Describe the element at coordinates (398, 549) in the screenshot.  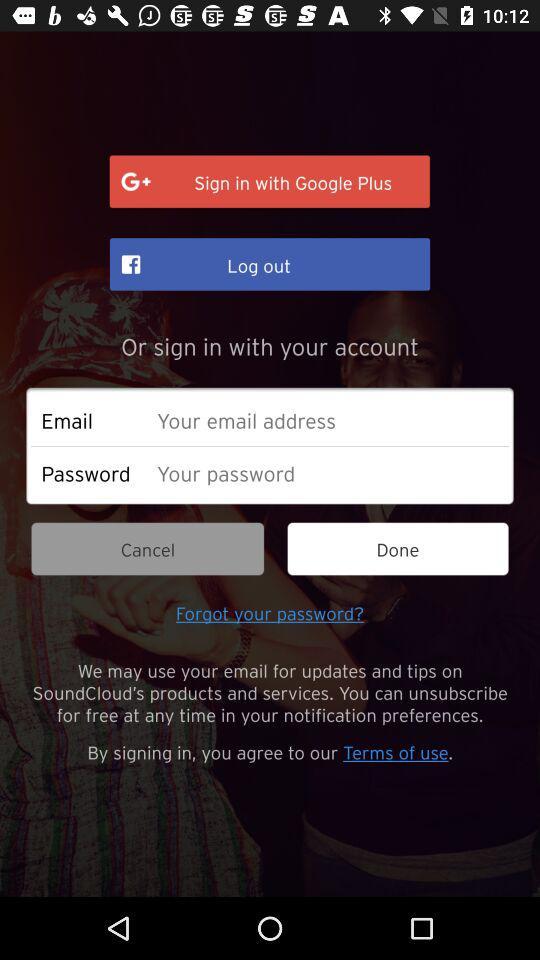
I see `item on the right` at that location.